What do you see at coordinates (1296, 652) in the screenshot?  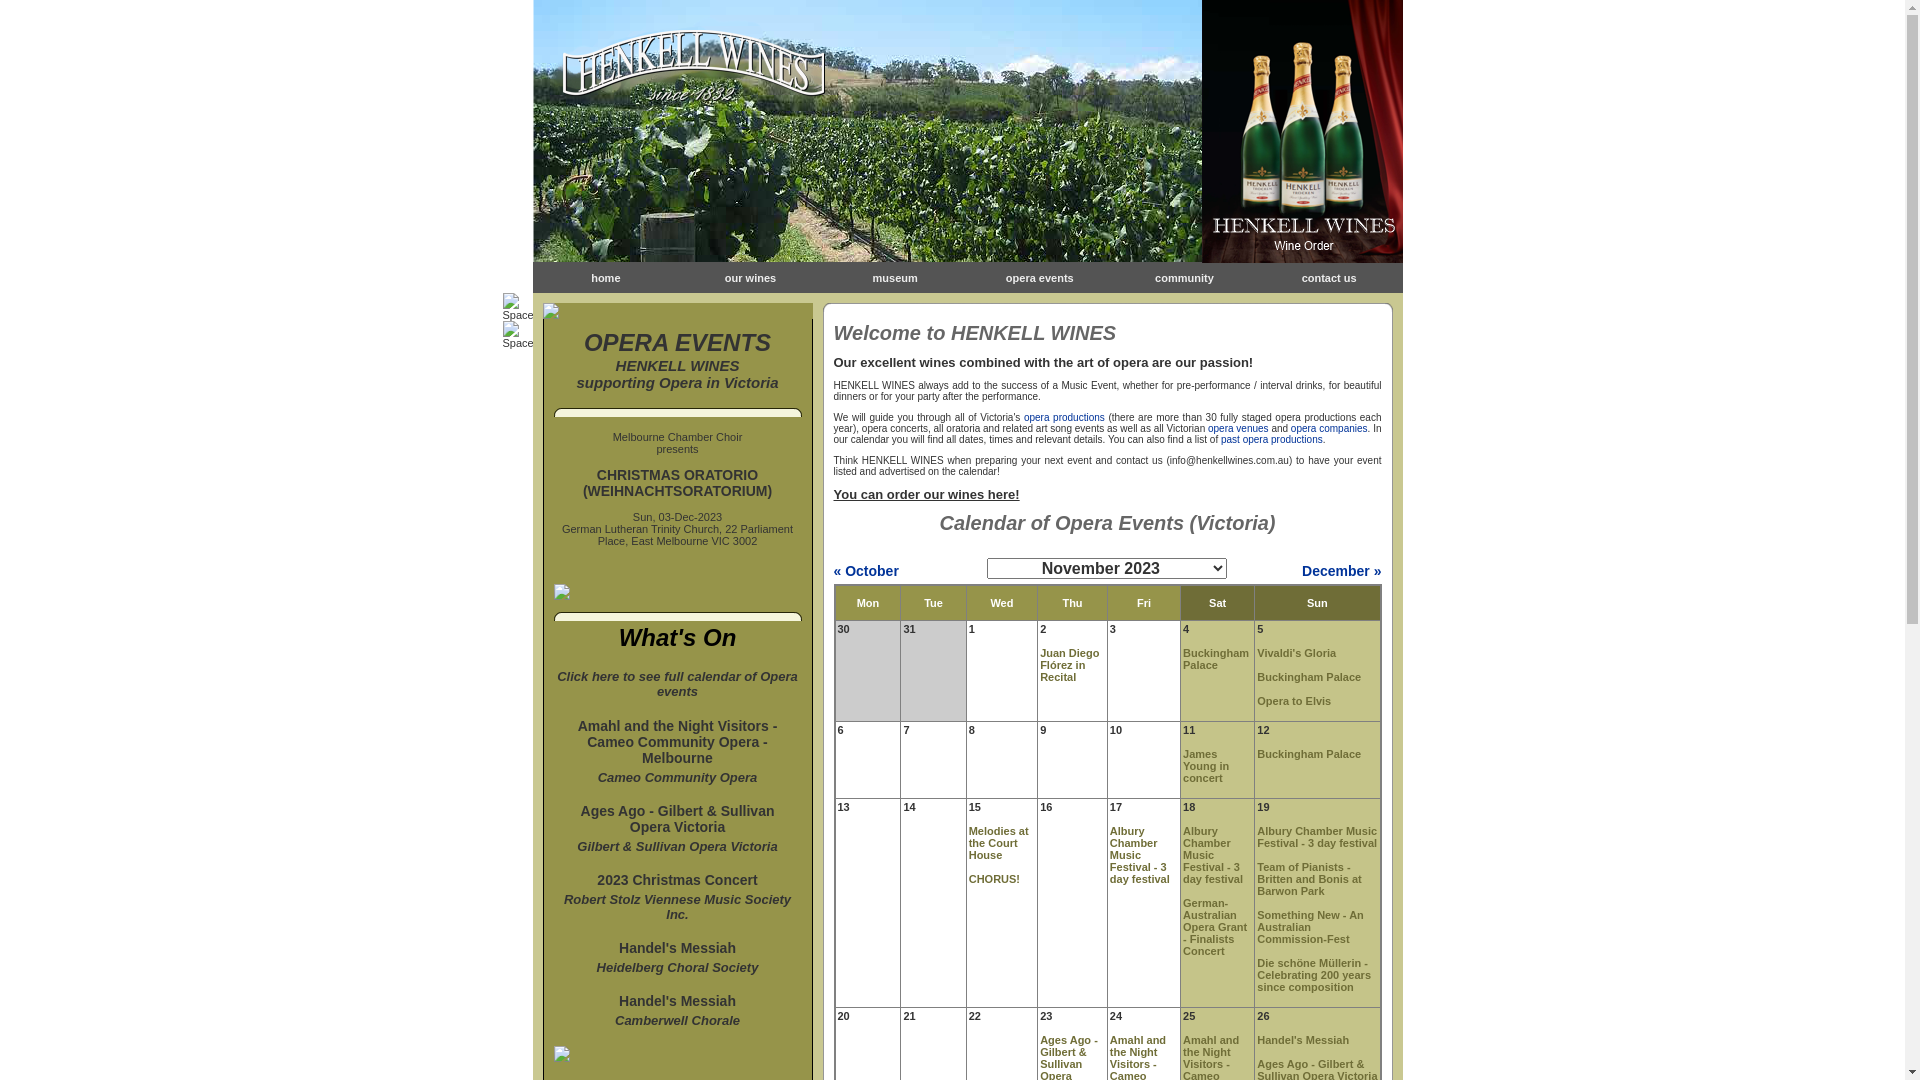 I see `'Vivaldi's Gloria'` at bounding box center [1296, 652].